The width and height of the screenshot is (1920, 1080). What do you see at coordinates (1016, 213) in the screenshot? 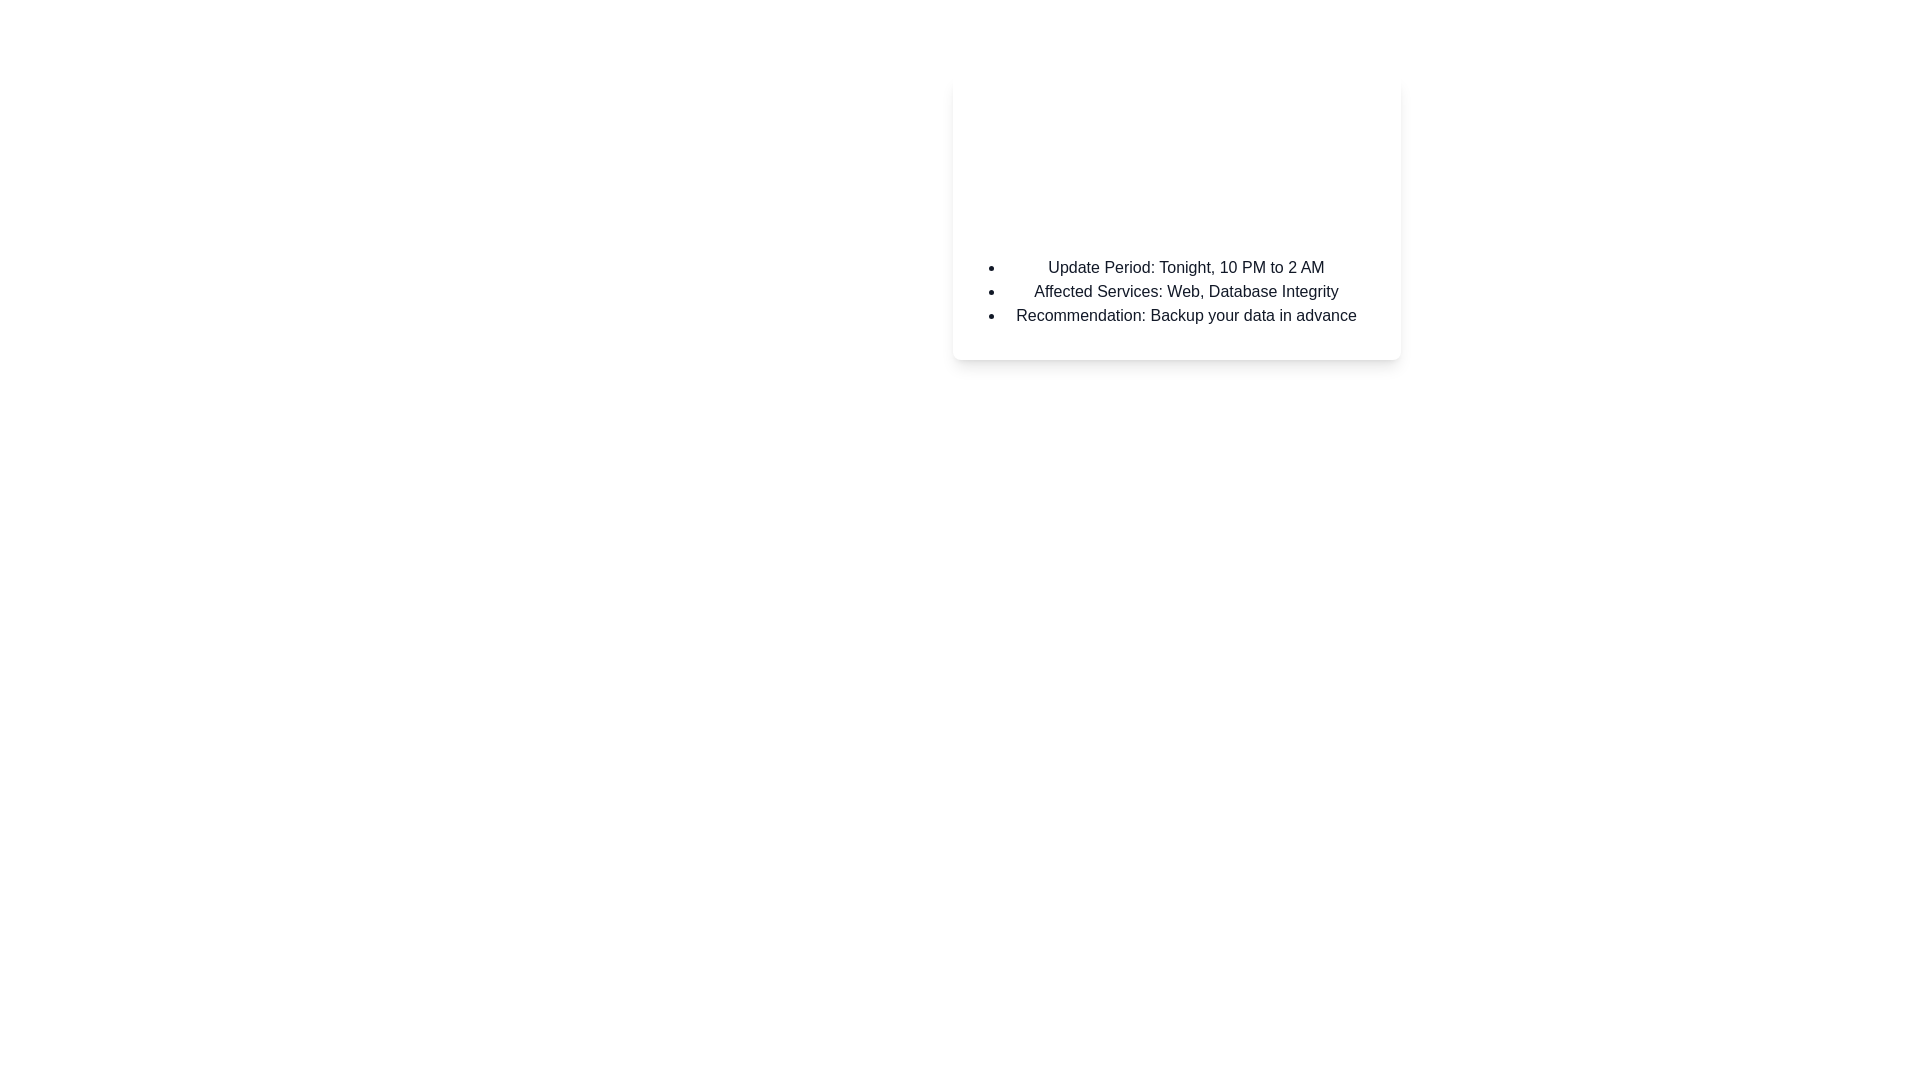
I see `the 'Hide Details' button to toggle the visibility of the details section` at bounding box center [1016, 213].